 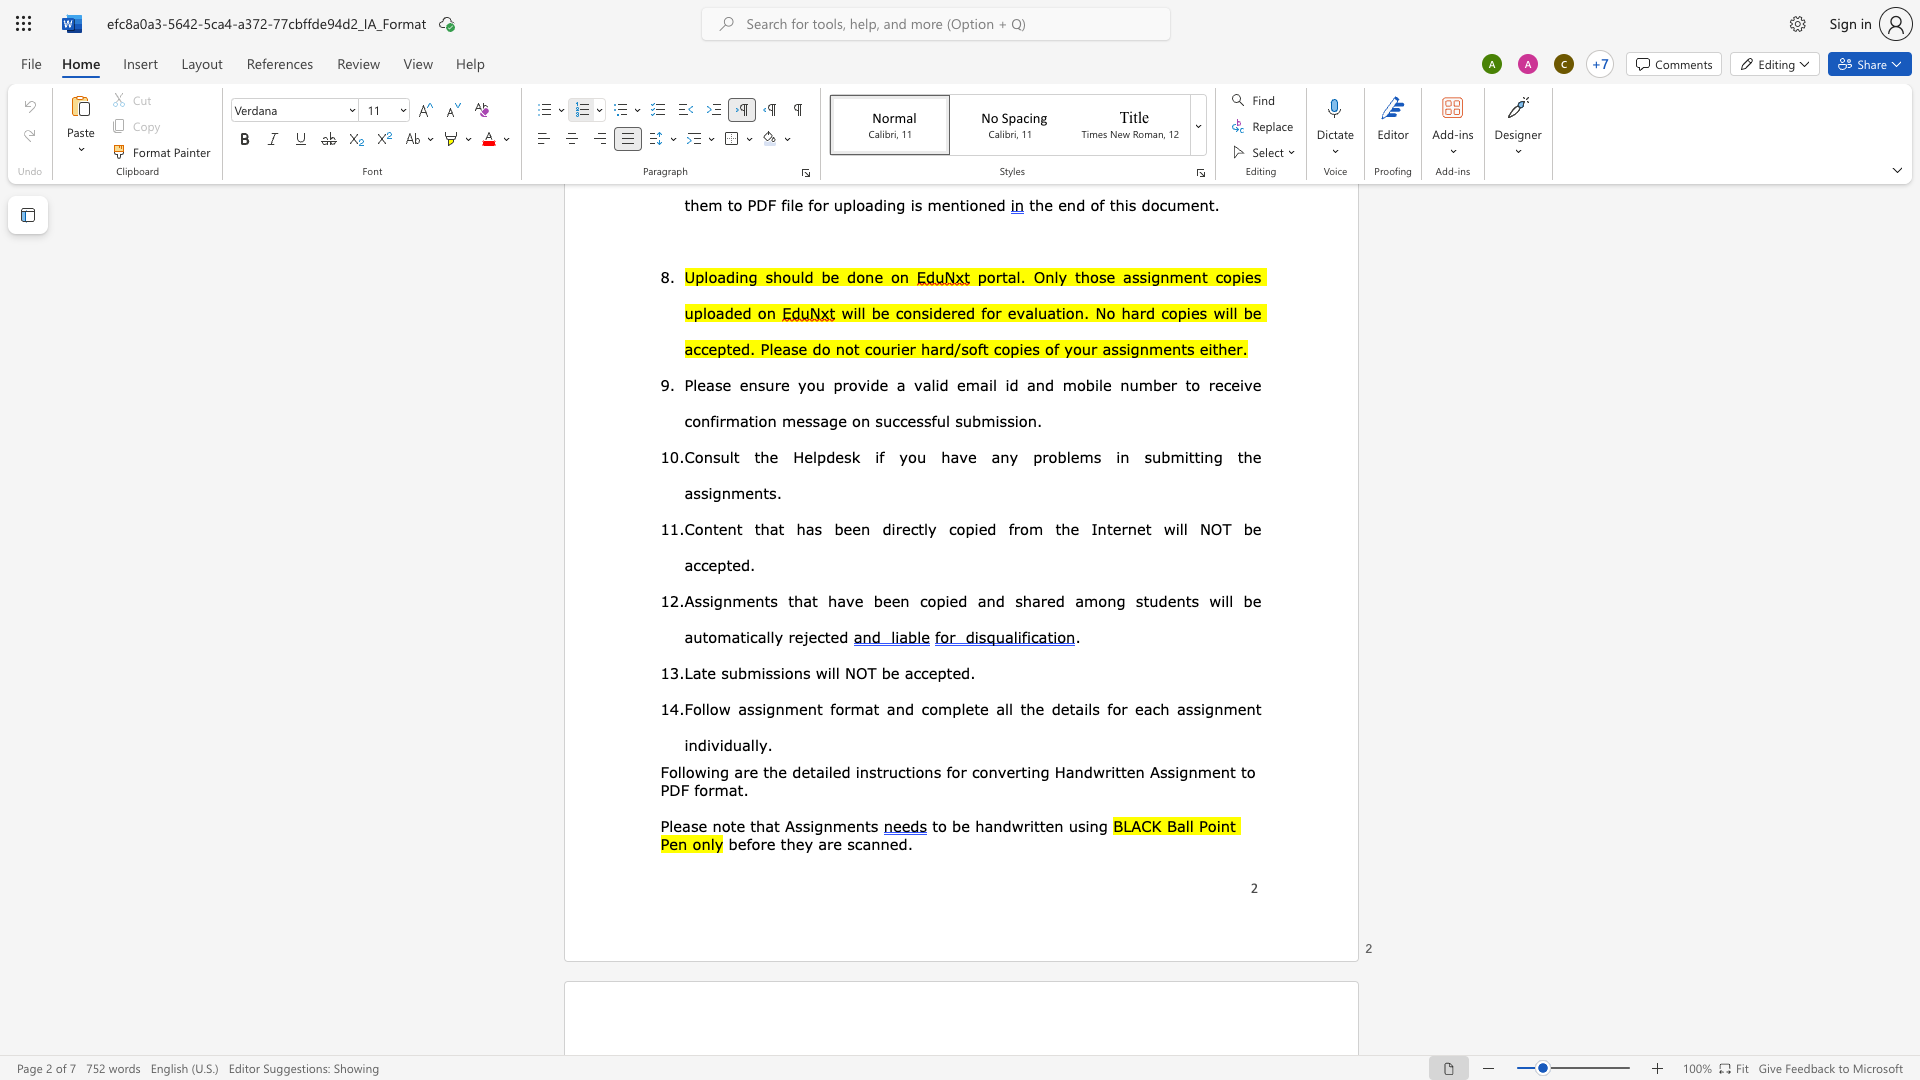 What do you see at coordinates (802, 672) in the screenshot?
I see `the space between the continuous character "n" and "s" in the text` at bounding box center [802, 672].